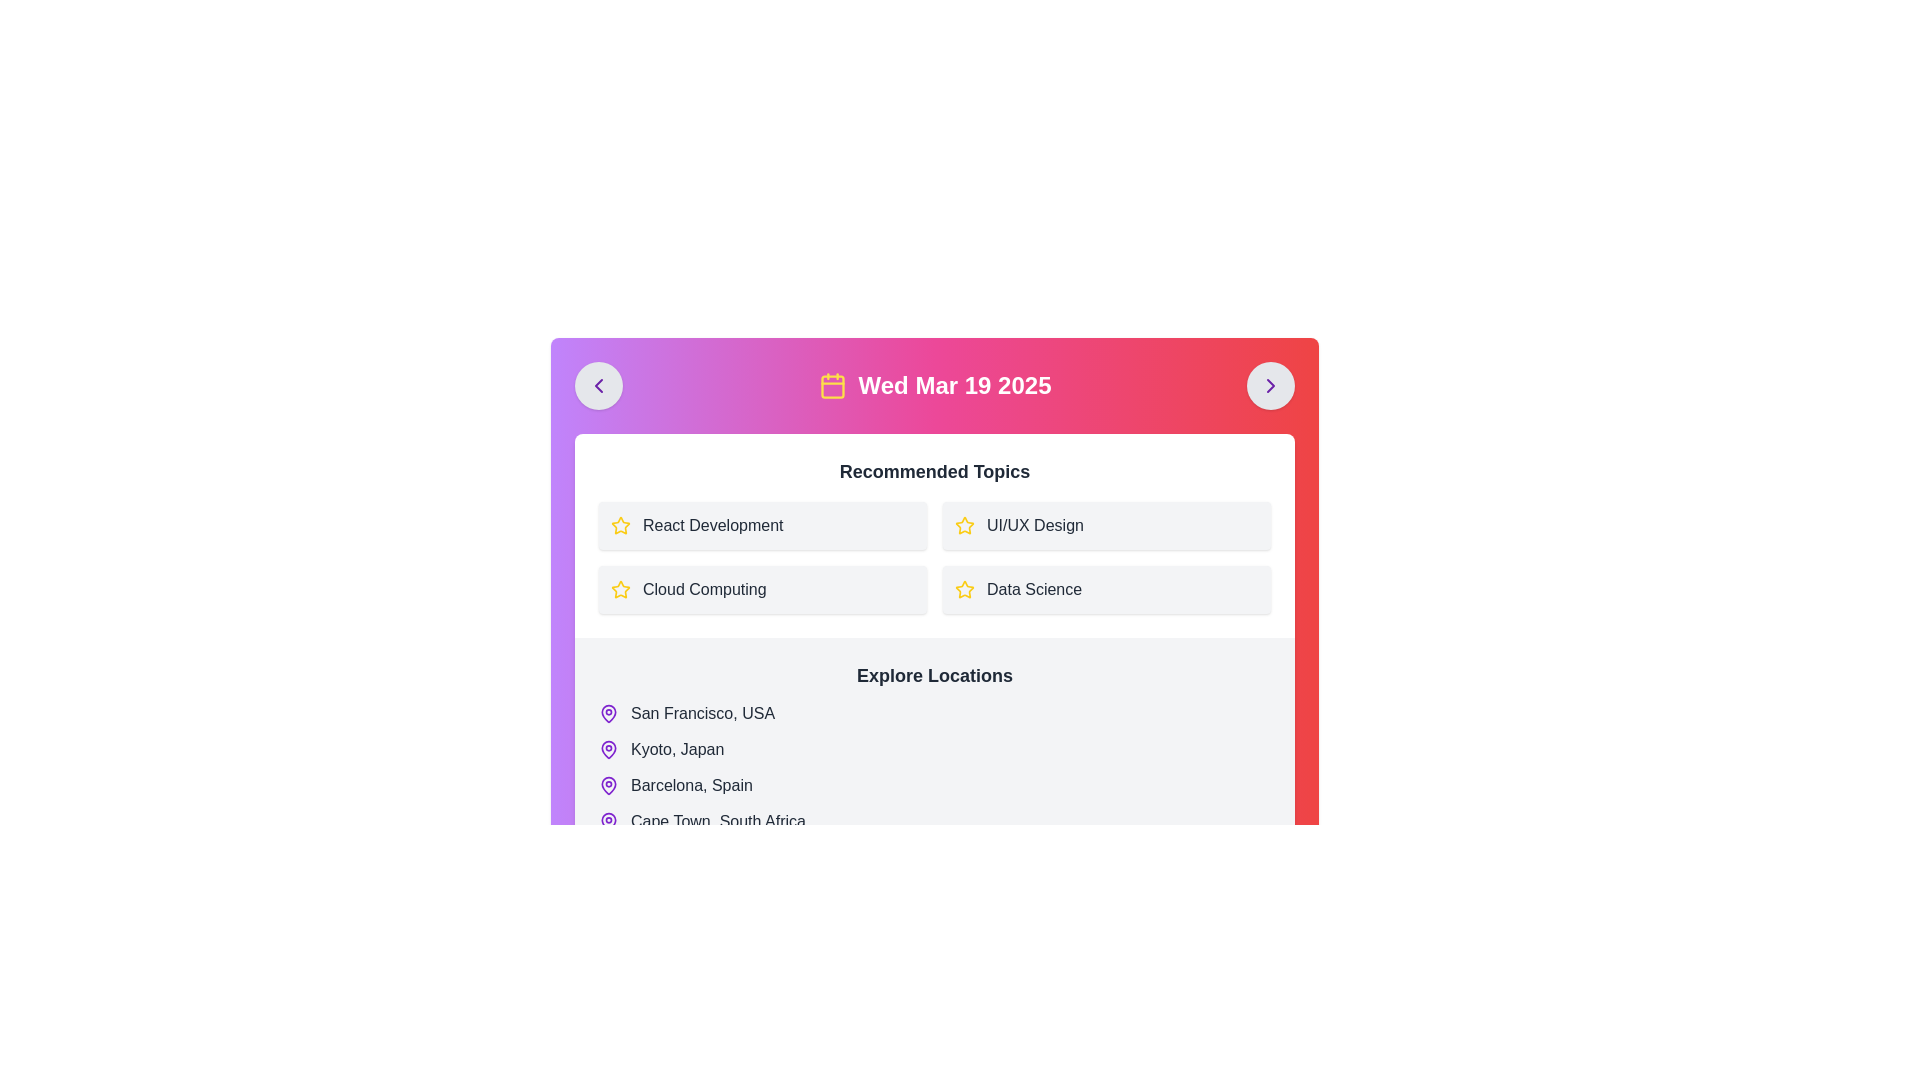  What do you see at coordinates (608, 821) in the screenshot?
I see `the purple map pin icon` at bounding box center [608, 821].